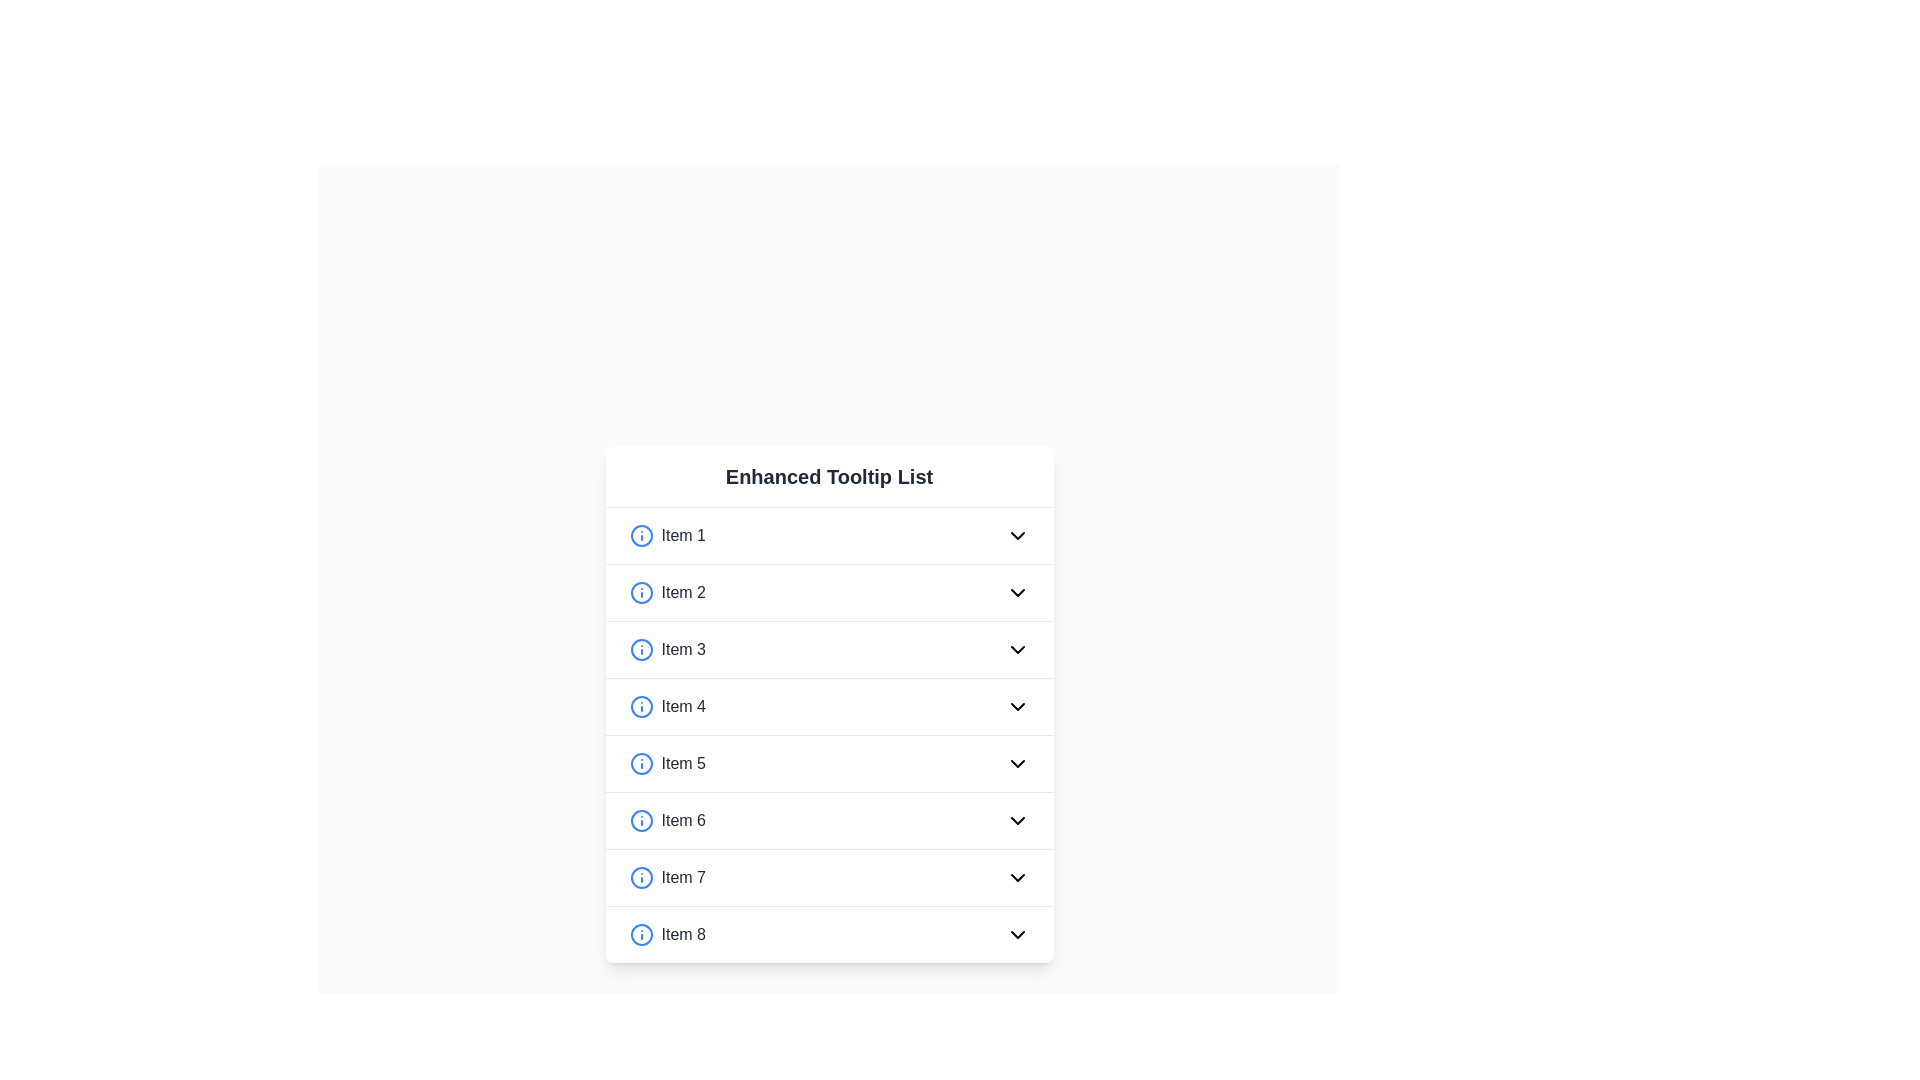 The height and width of the screenshot is (1080, 1920). I want to click on the list item labeled 'Item 3' to focus on it, which is the third item in the 'Enhanced Tooltip List', so click(829, 650).